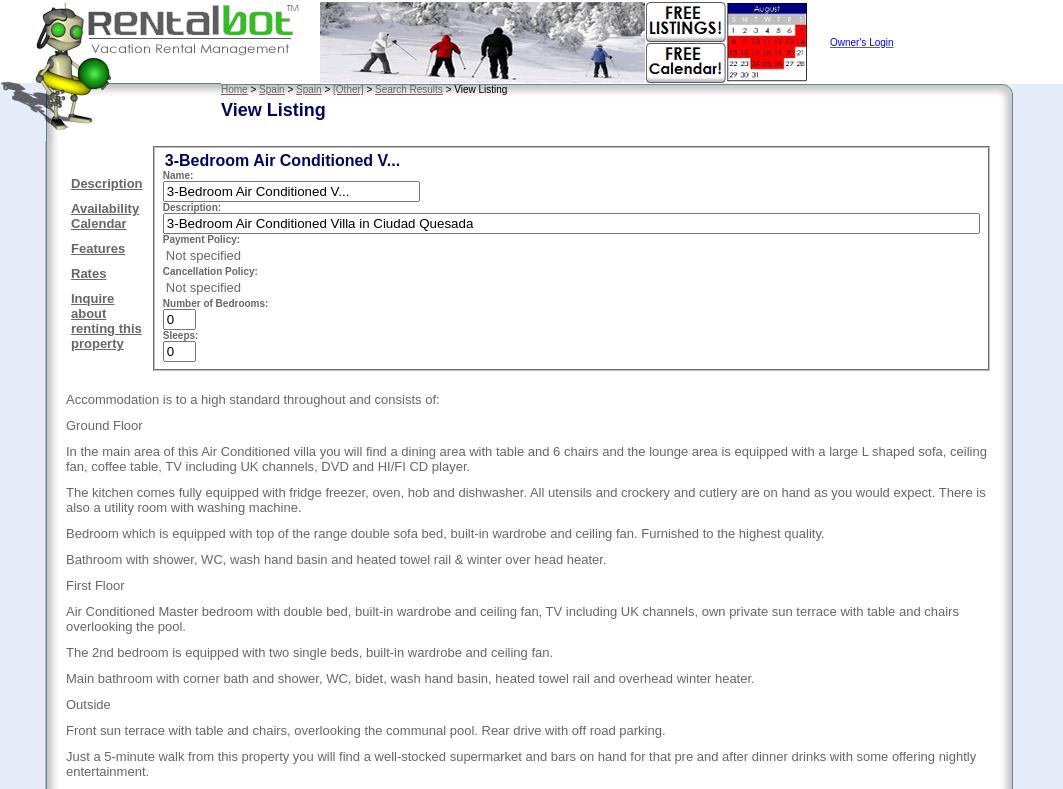 This screenshot has width=1063, height=789. I want to click on 'Inquire about renting this property', so click(105, 319).